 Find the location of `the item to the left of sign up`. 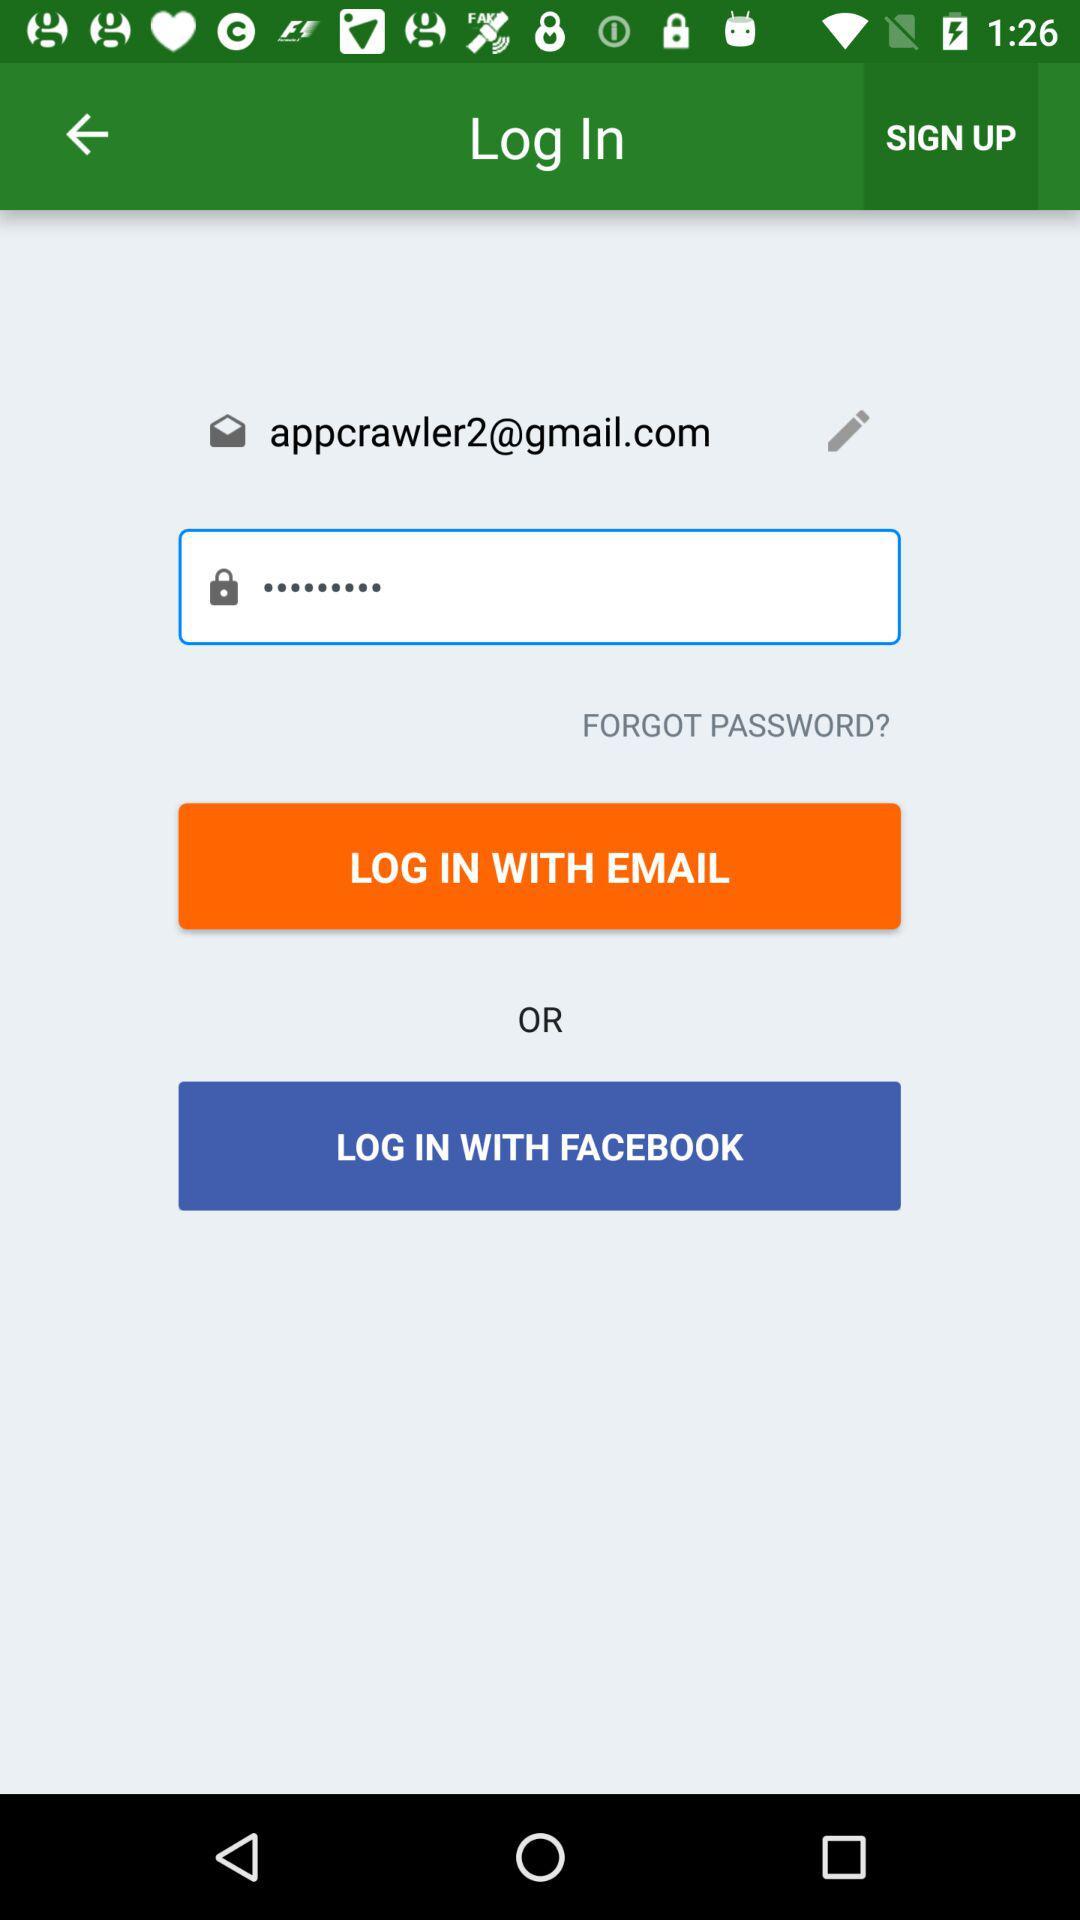

the item to the left of sign up is located at coordinates (113, 133).